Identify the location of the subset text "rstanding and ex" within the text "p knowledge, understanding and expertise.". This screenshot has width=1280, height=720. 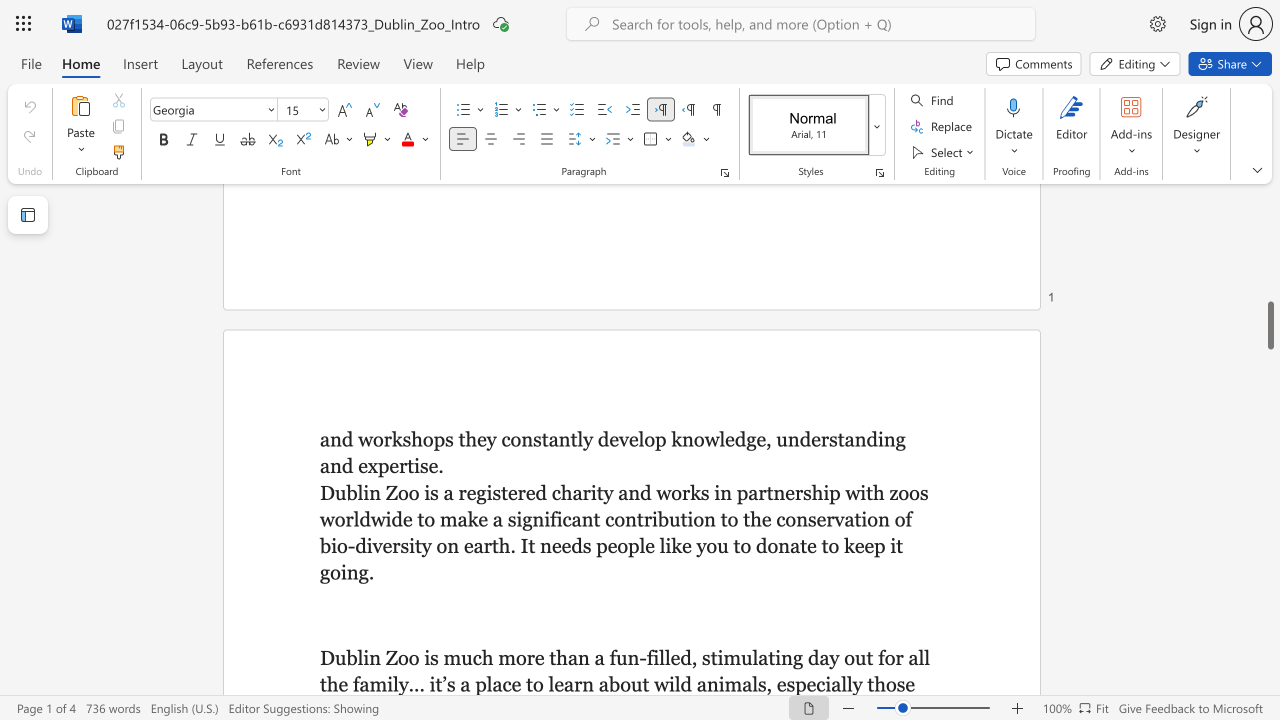
(820, 438).